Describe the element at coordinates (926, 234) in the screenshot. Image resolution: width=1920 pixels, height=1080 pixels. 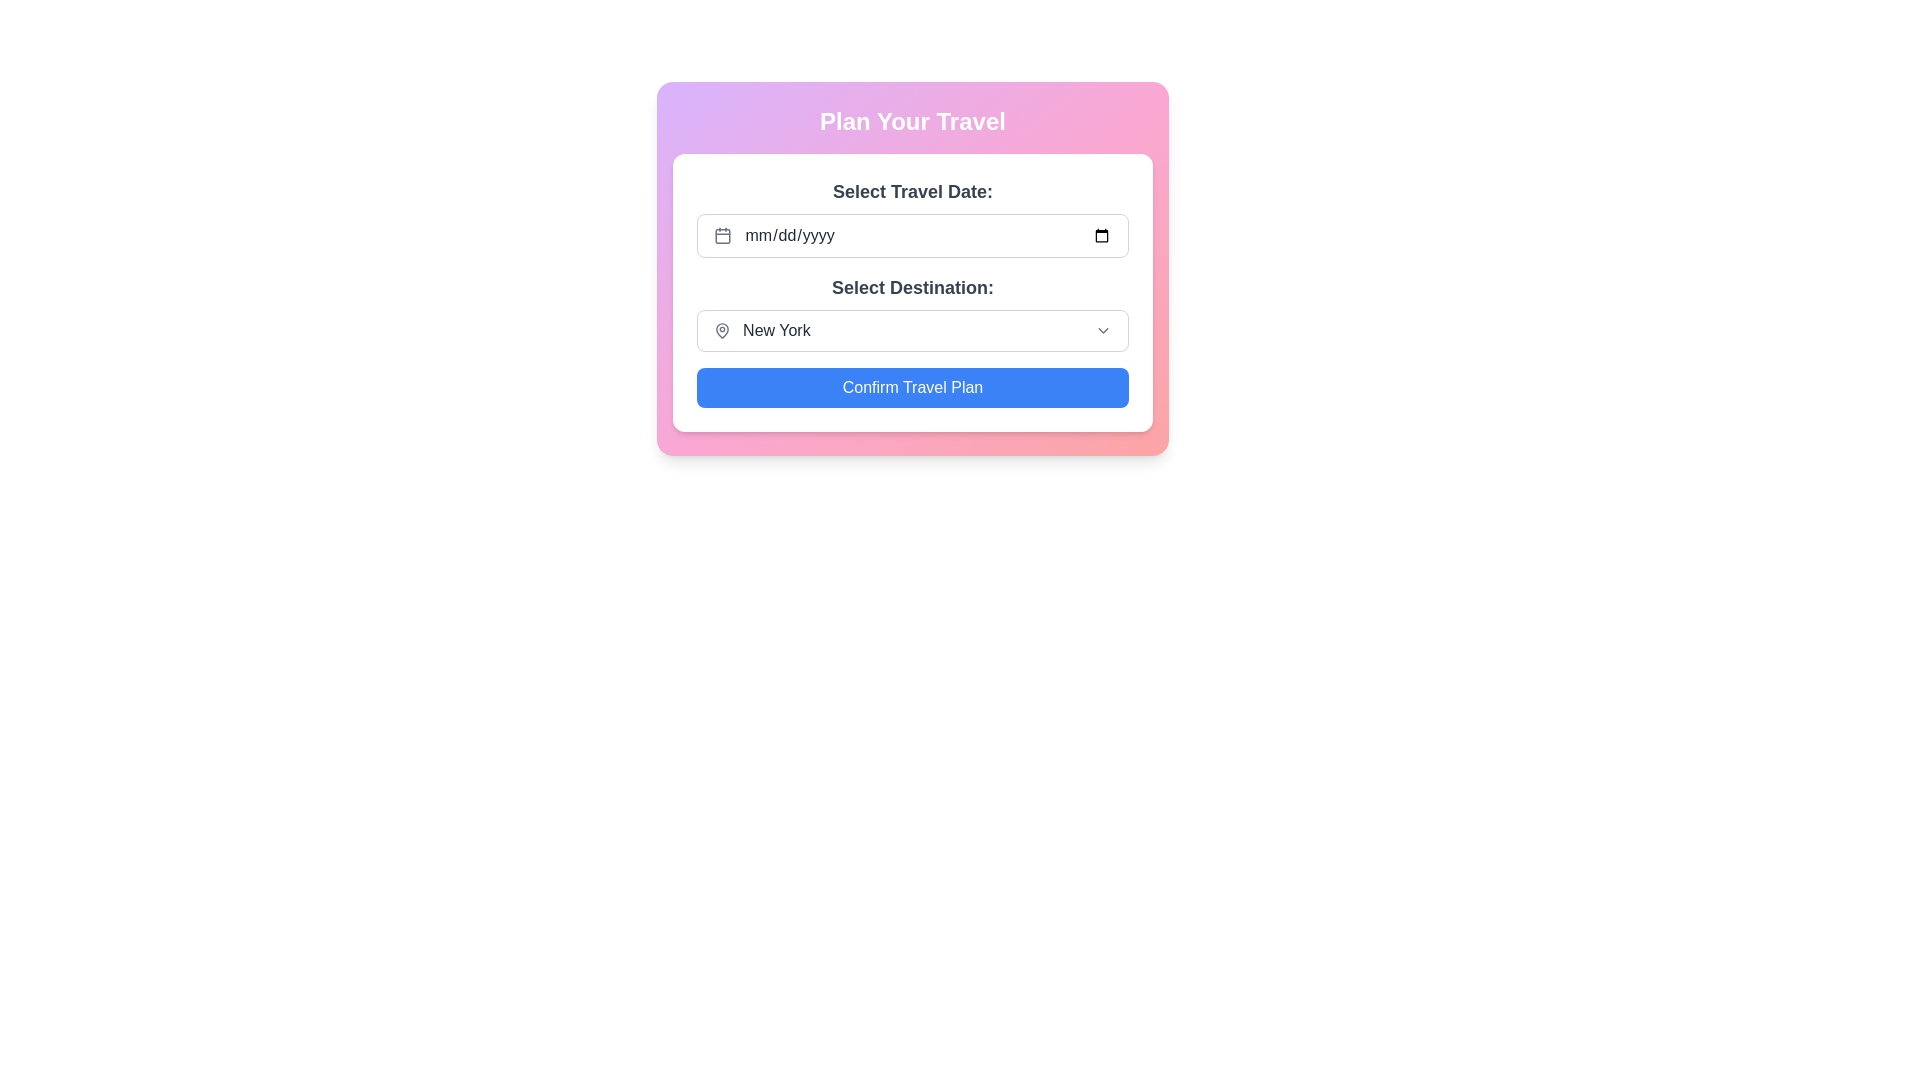
I see `the styled Date Input Field with a placeholder of 'mm/dd/yyyy' to focus on it` at that location.